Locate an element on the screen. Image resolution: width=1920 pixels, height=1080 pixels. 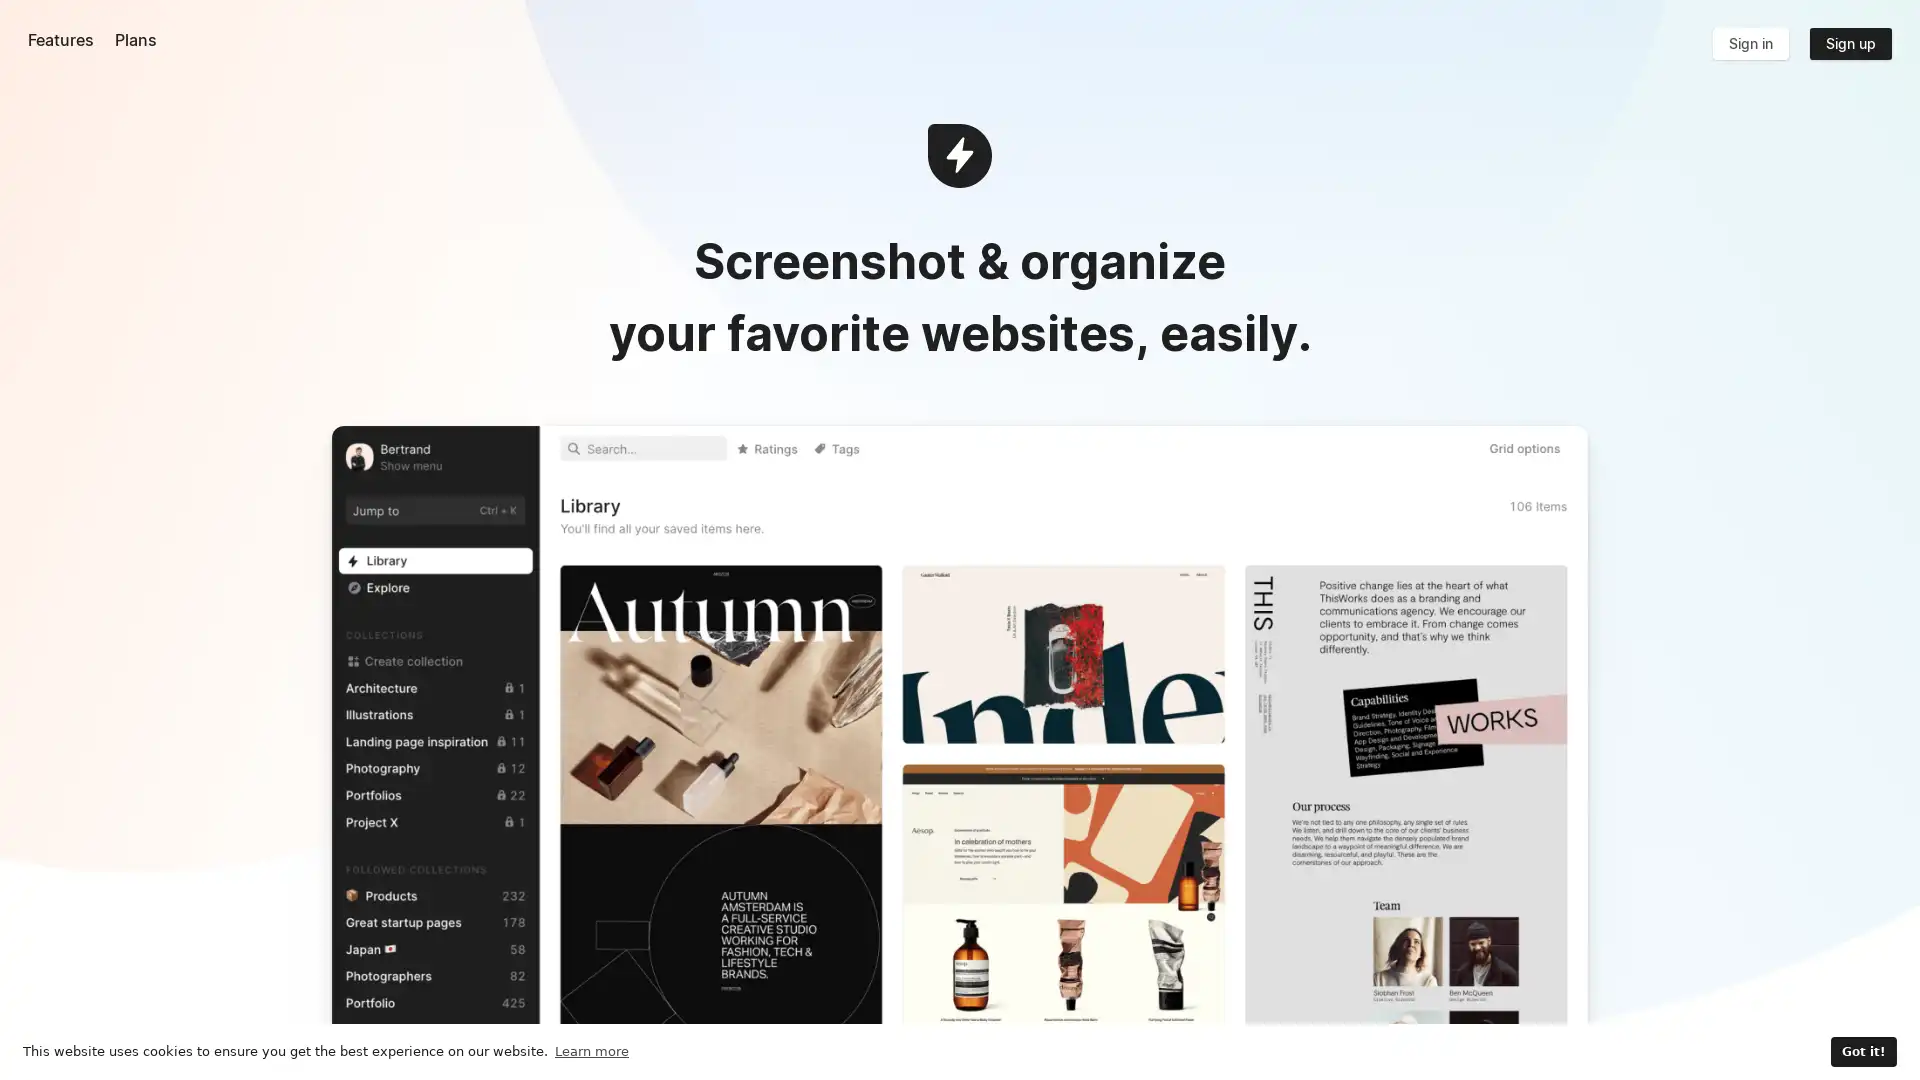
learn more about cookies is located at coordinates (590, 1050).